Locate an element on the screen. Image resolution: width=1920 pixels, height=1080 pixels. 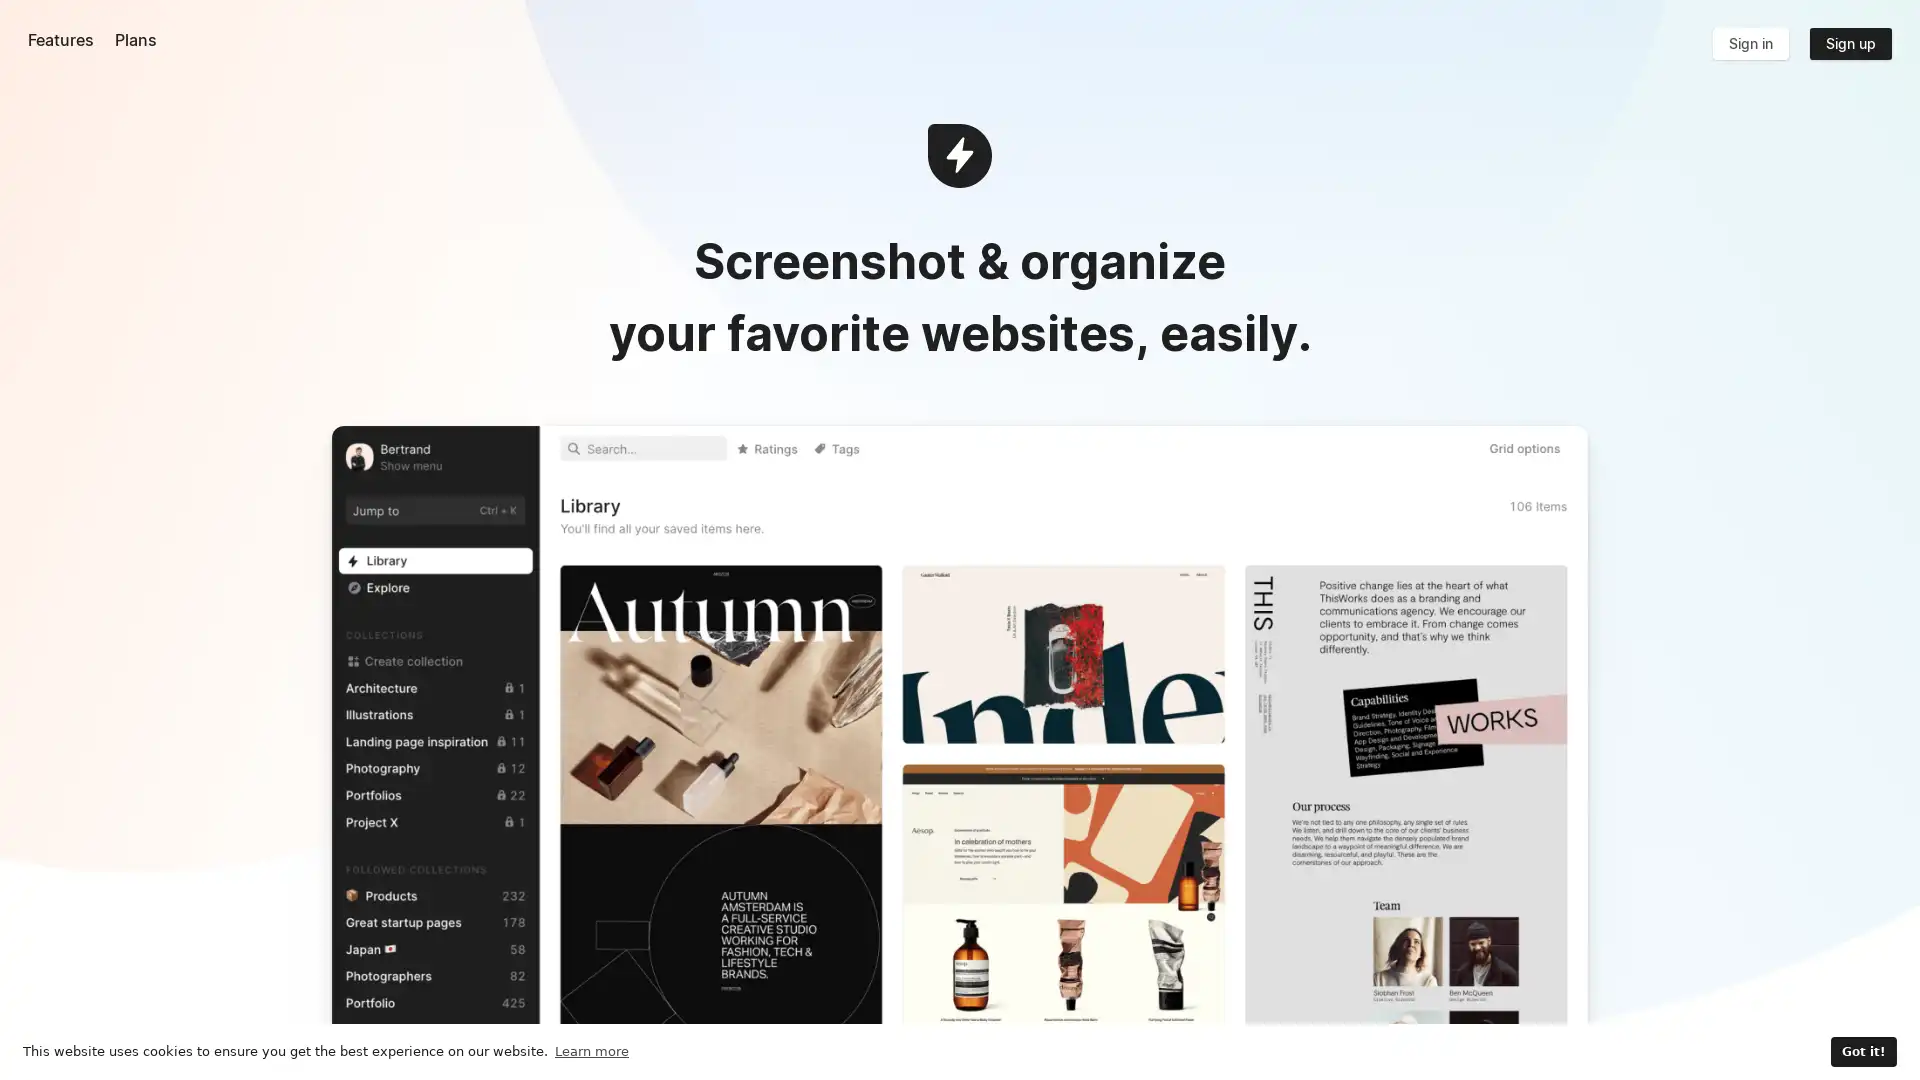
learn more about cookies is located at coordinates (590, 1050).